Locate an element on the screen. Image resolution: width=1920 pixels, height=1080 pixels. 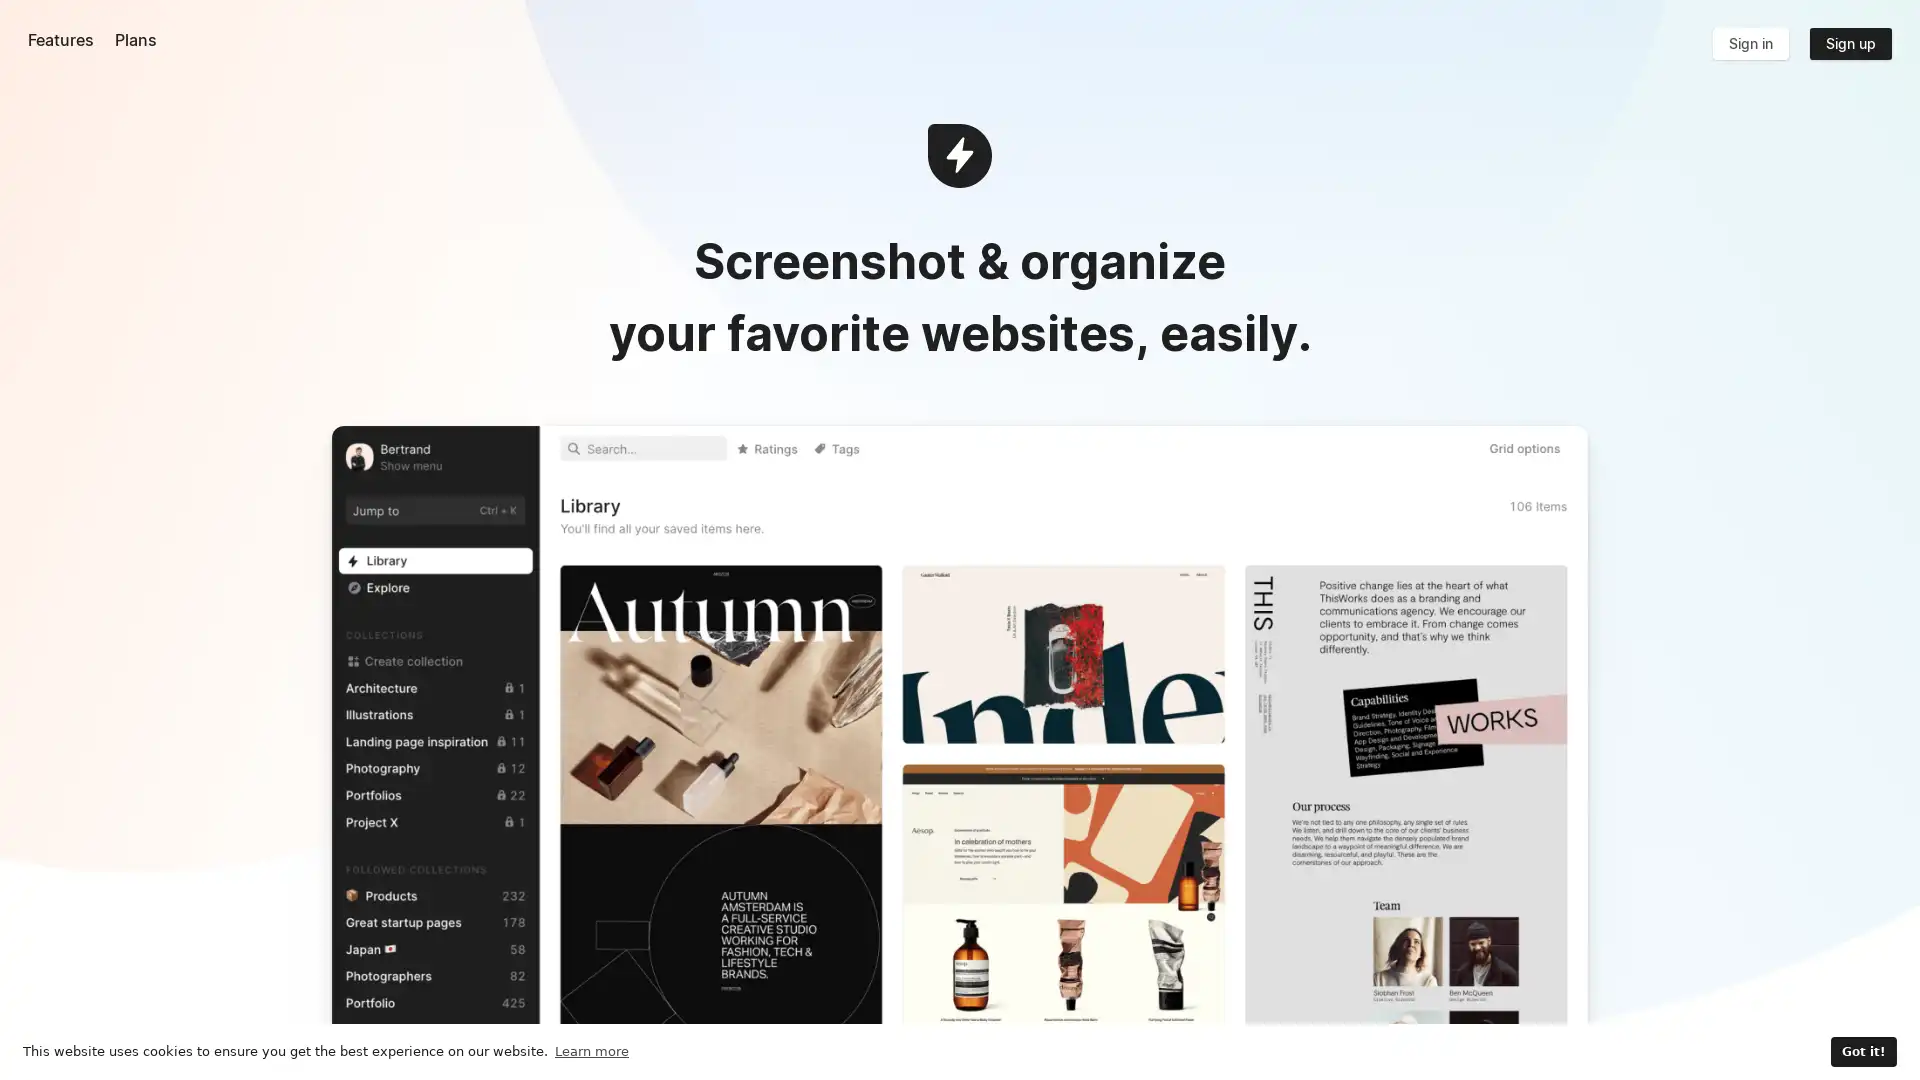
learn more about cookies is located at coordinates (590, 1050).